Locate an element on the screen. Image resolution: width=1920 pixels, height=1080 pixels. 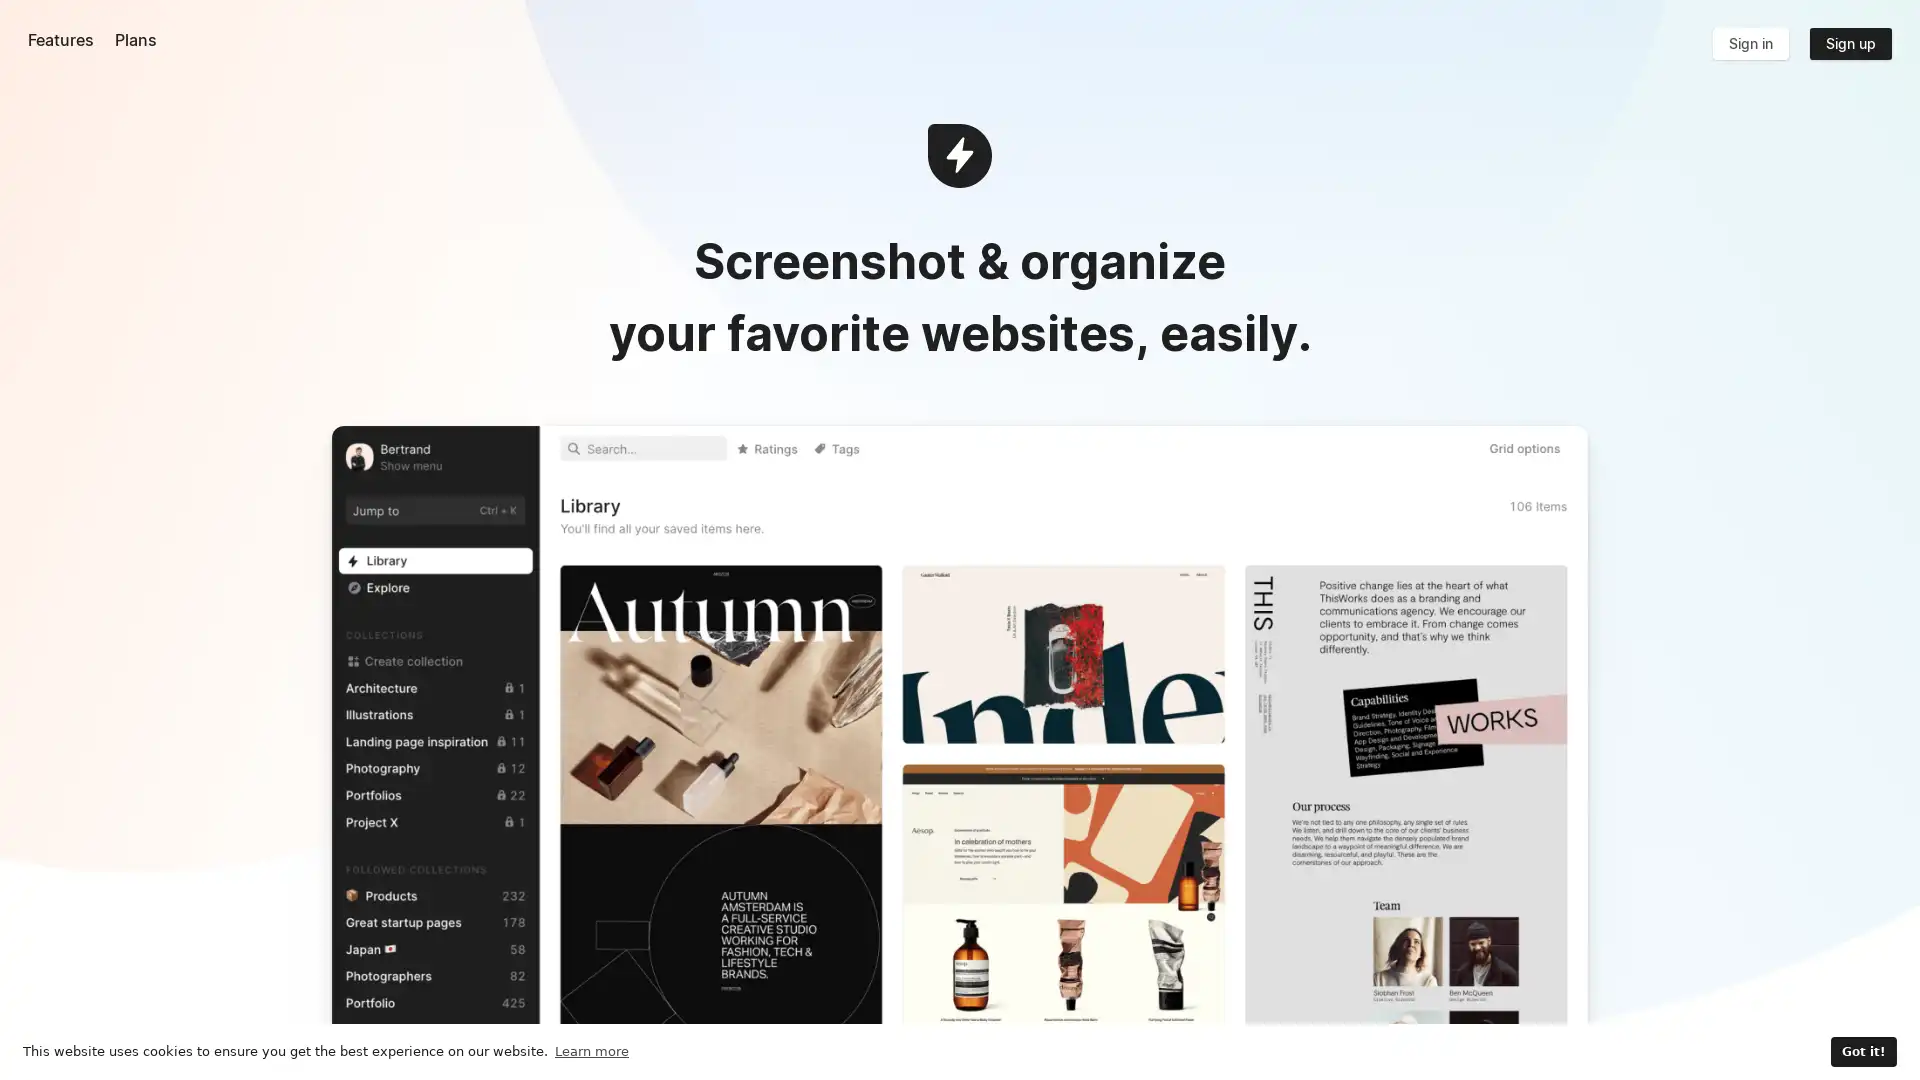
learn more about cookies is located at coordinates (590, 1050).